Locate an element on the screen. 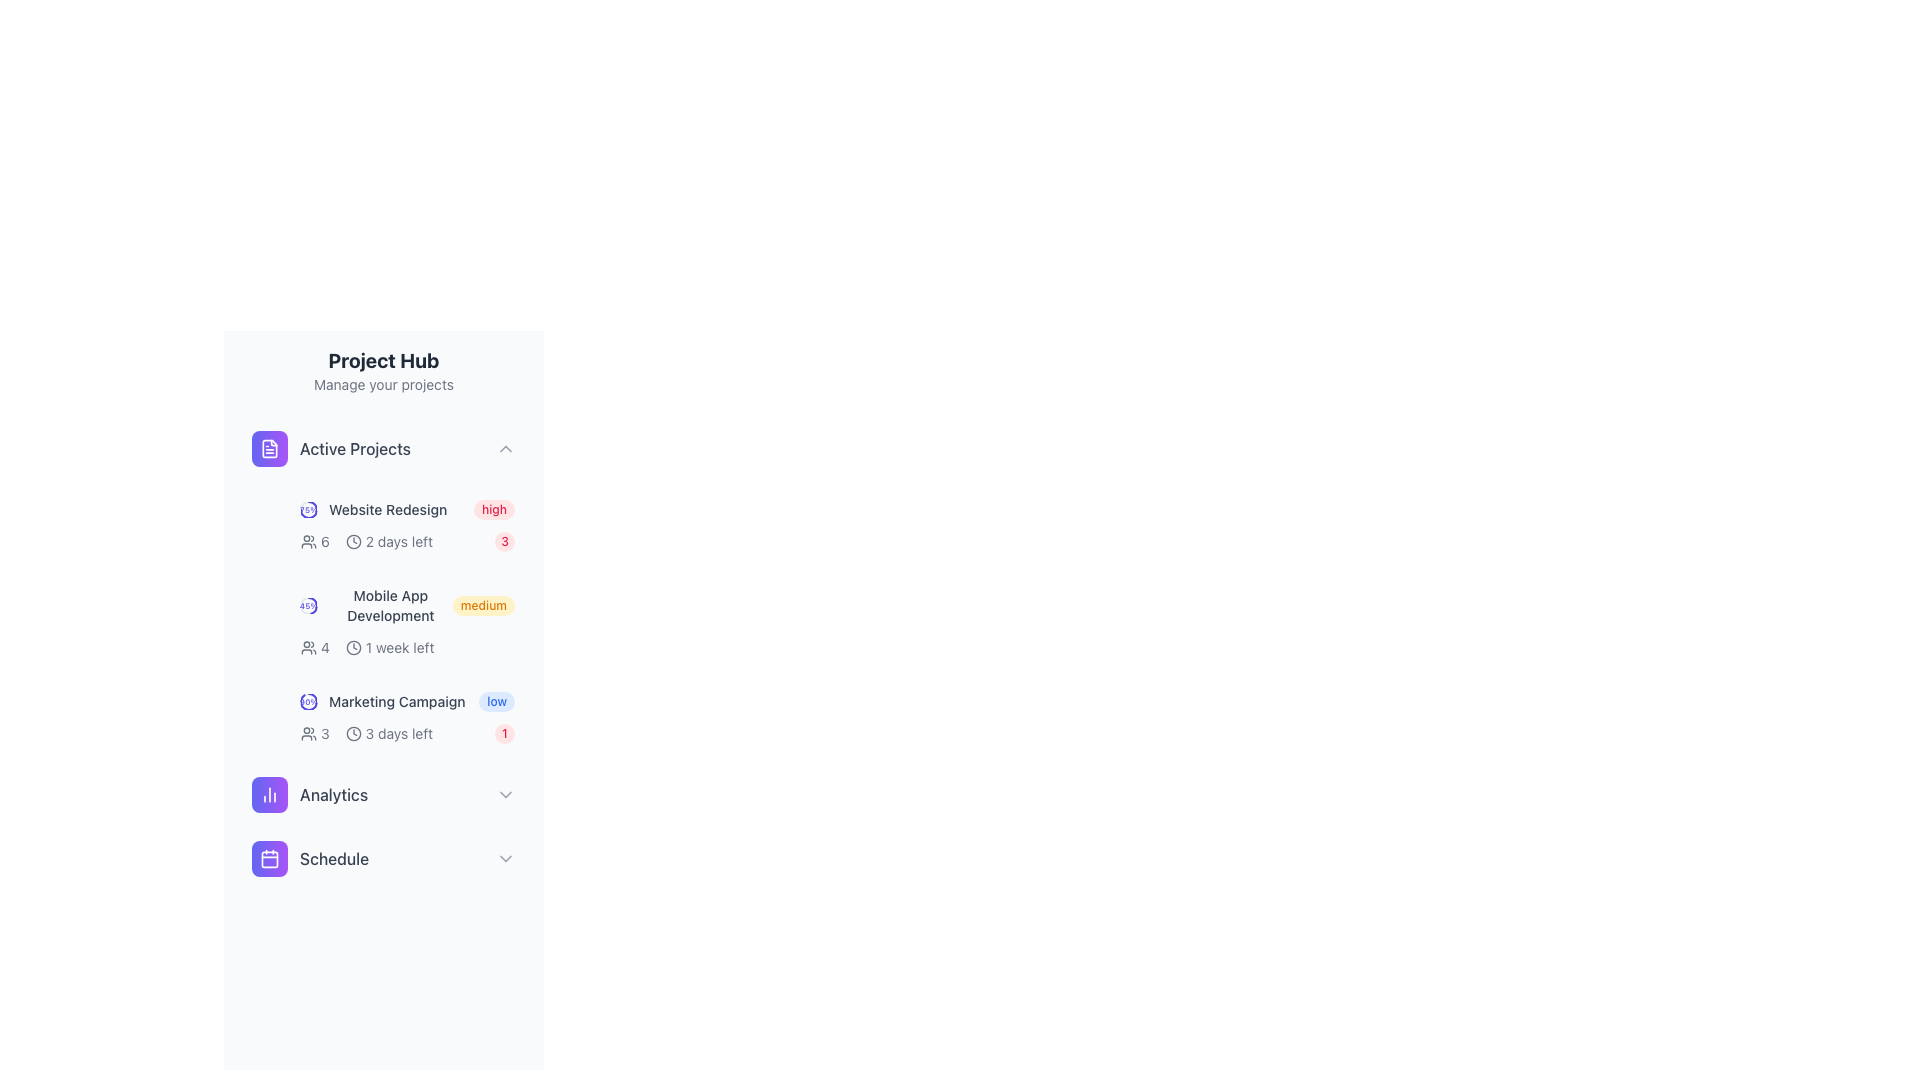  the button that serves as the entry point for the 'Analytics' section in the 'Project Hub' sidebar menu, located to the left of the 'Analytics' text label is located at coordinates (268, 793).